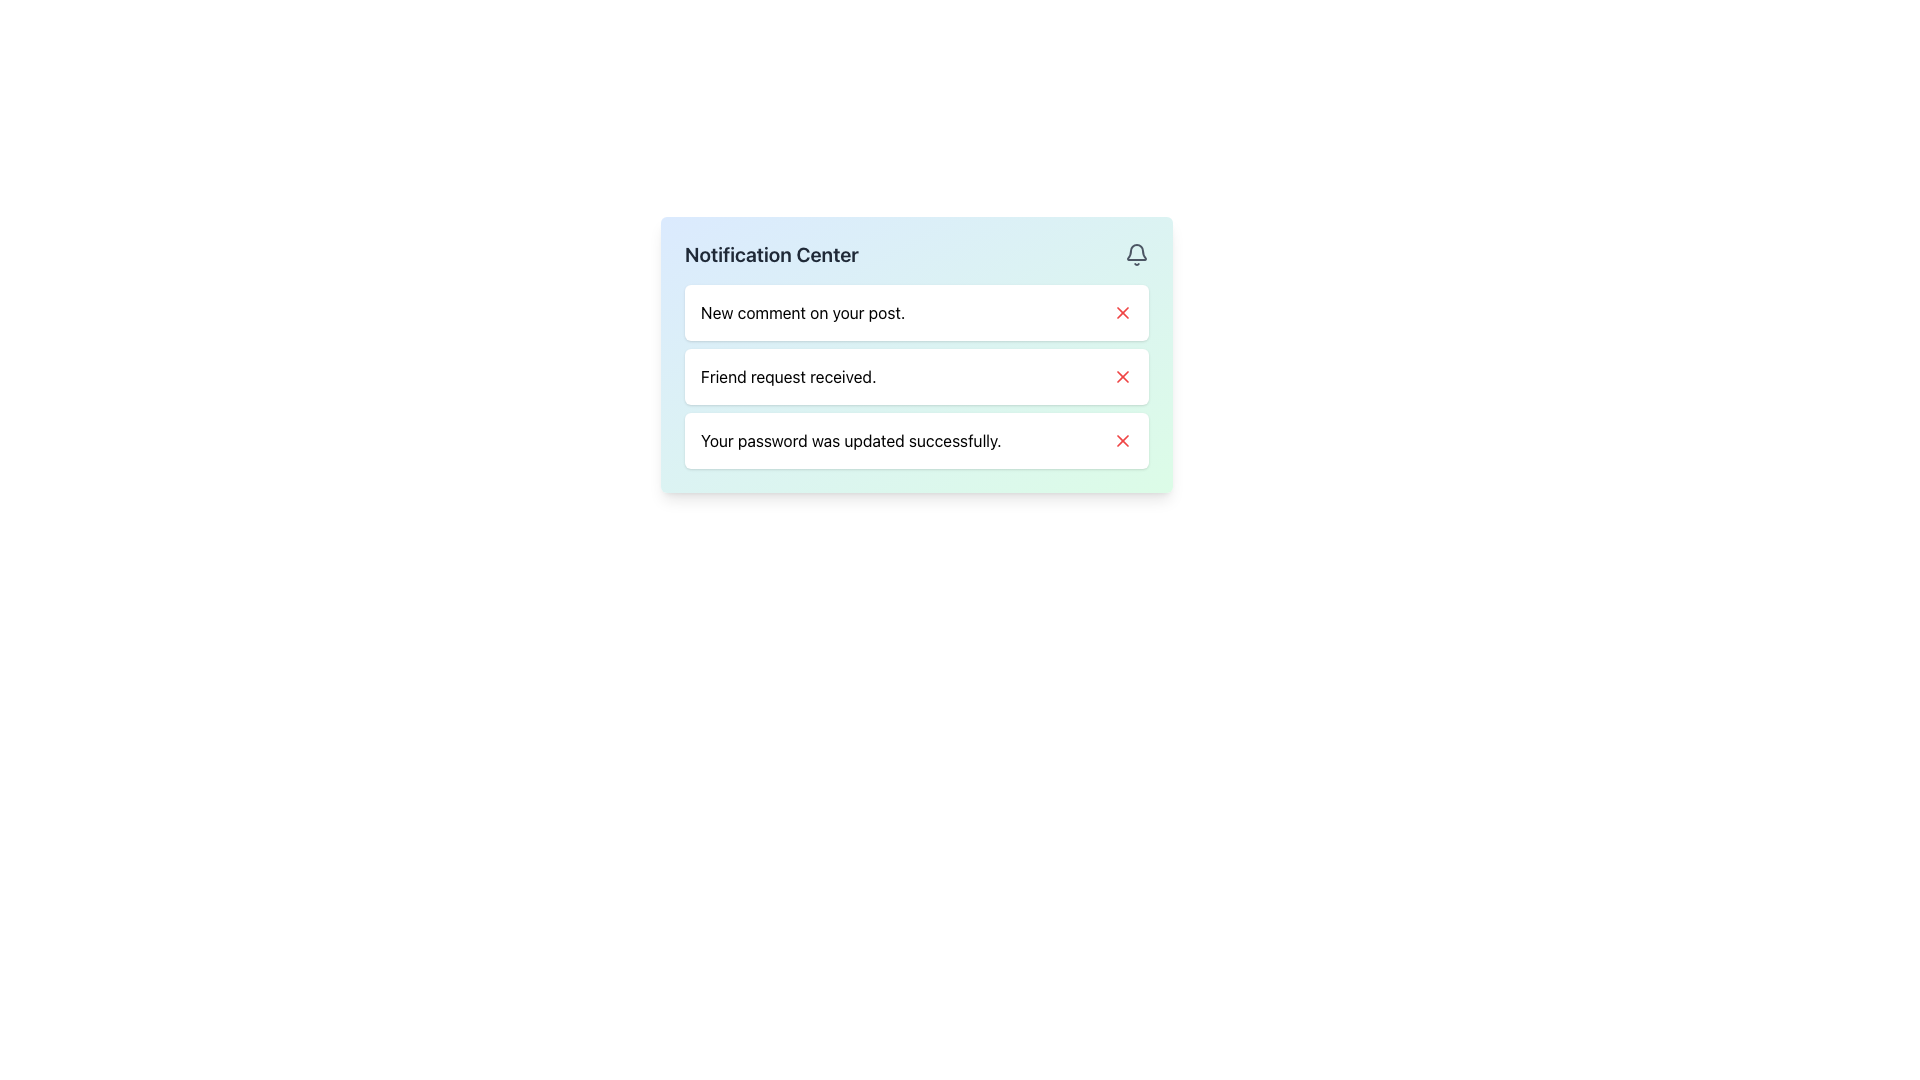 The width and height of the screenshot is (1920, 1080). Describe the element at coordinates (787, 377) in the screenshot. I see `text element that says 'Friend request received.' displayed in a black font on a white background card, which is the second notification in a vertical list` at that location.